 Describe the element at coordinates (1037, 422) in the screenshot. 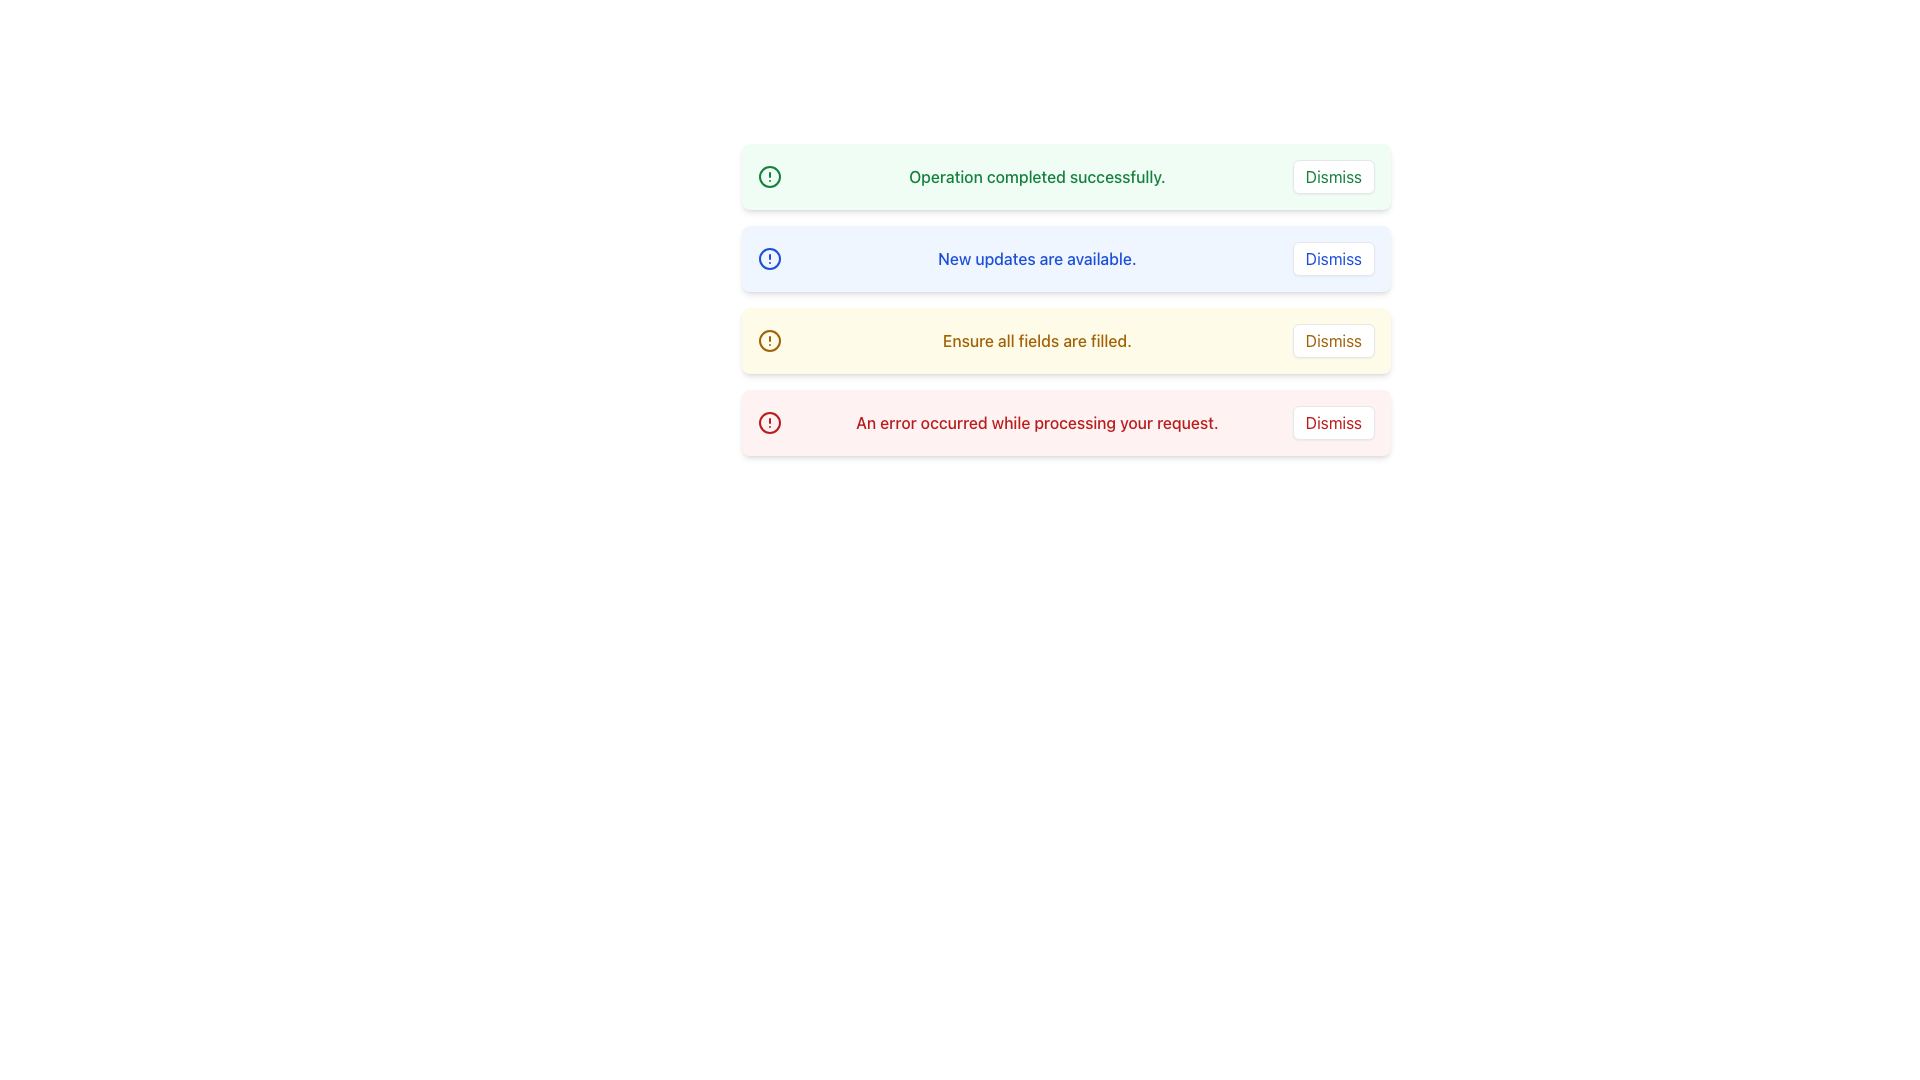

I see `the text label displaying the error message 'An error occurred while processing your request.' which is styled in red and located inside a notification card at the bottom of the list` at that location.